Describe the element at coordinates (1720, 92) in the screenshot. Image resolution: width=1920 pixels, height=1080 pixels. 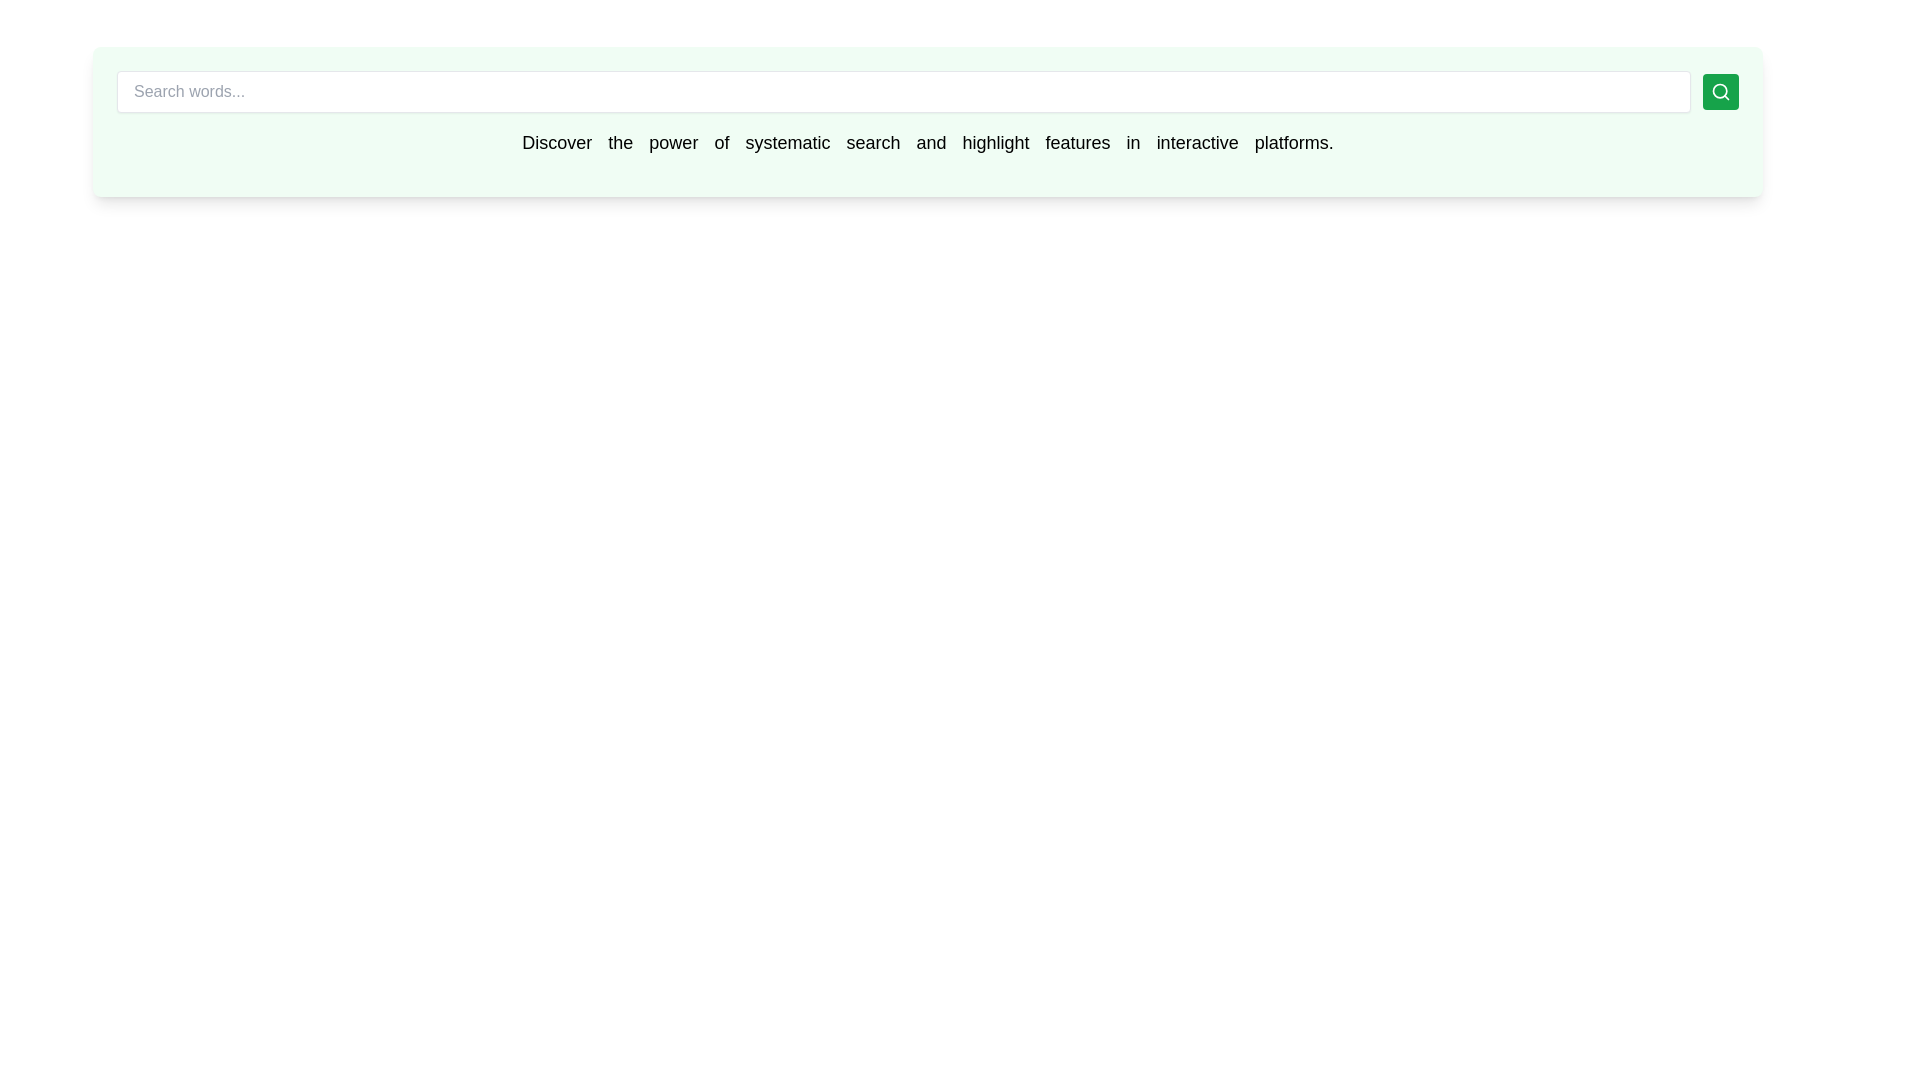
I see `the small green button with a white search icon located to the far right of the search bar` at that location.